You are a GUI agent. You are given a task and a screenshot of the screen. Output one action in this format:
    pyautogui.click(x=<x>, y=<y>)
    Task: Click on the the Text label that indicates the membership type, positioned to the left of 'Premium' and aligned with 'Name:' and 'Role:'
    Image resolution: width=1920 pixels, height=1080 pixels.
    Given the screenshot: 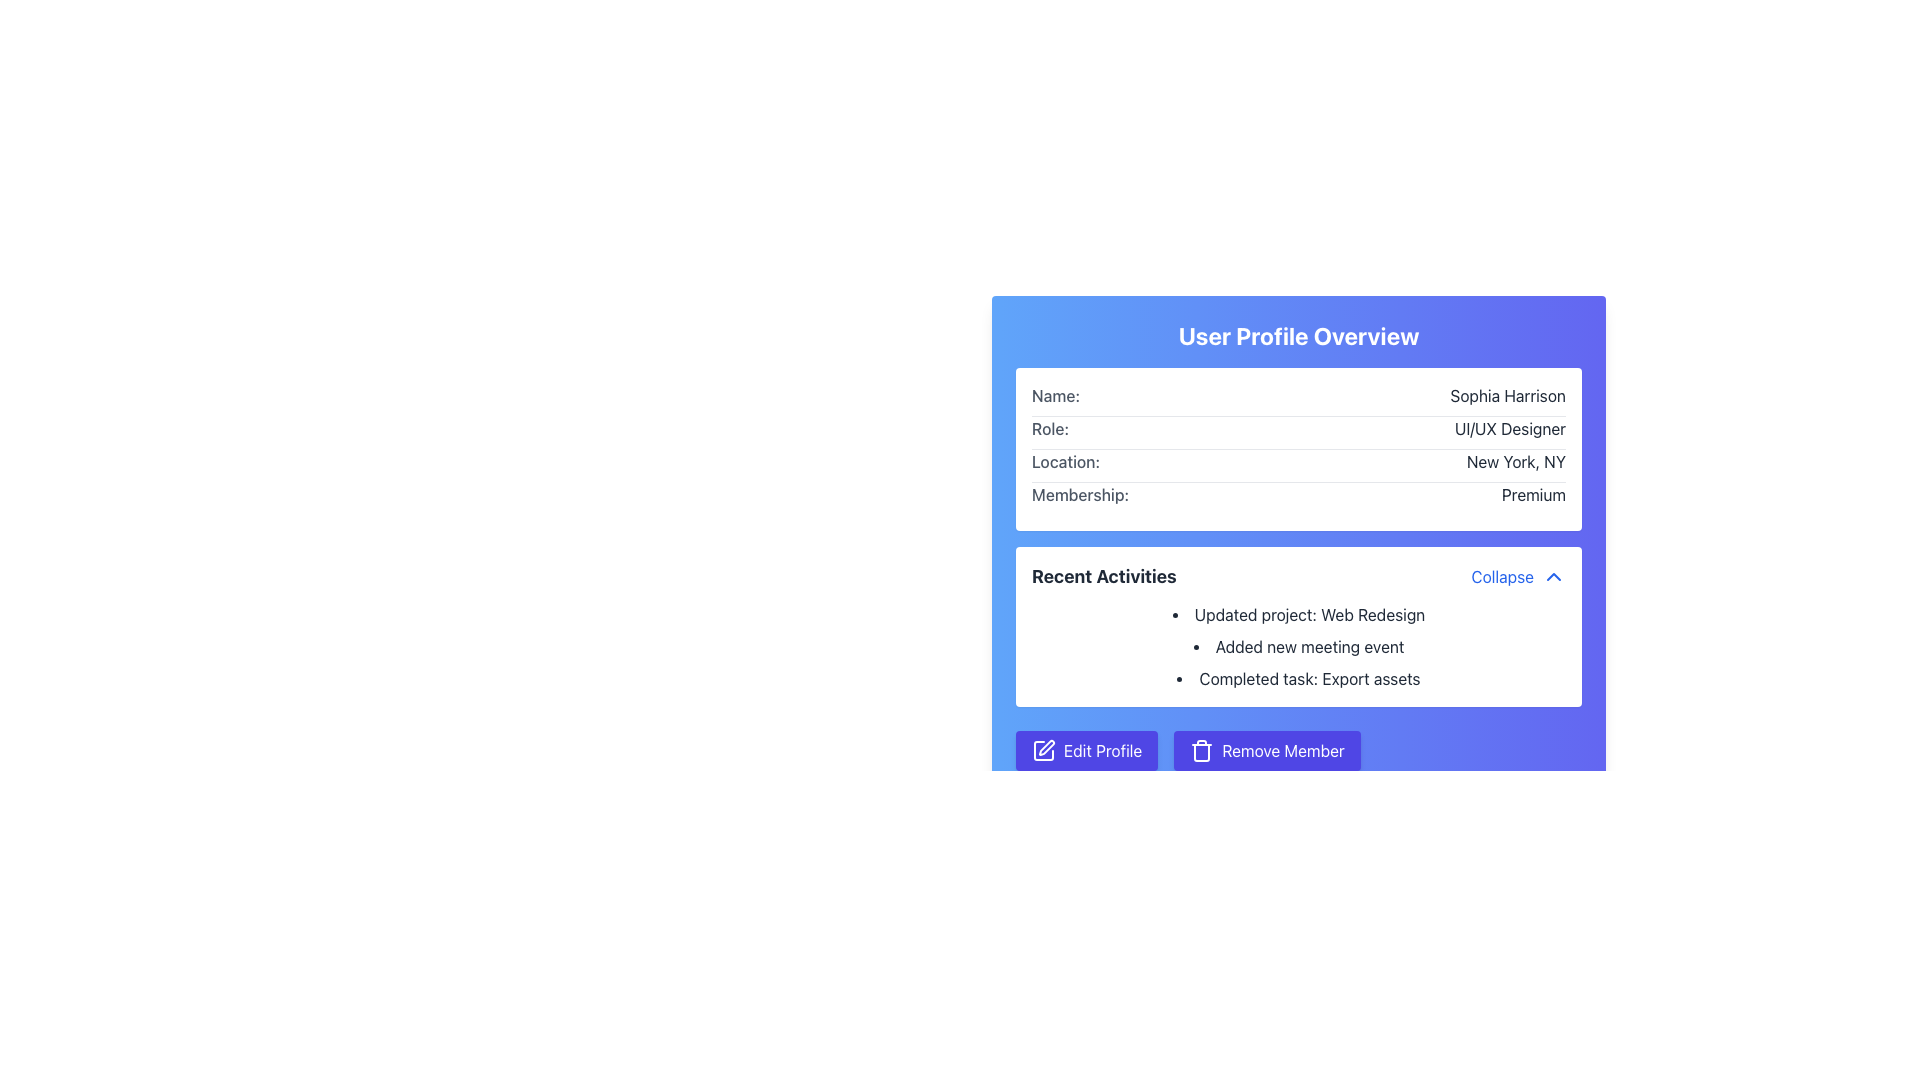 What is the action you would take?
    pyautogui.click(x=1079, y=494)
    